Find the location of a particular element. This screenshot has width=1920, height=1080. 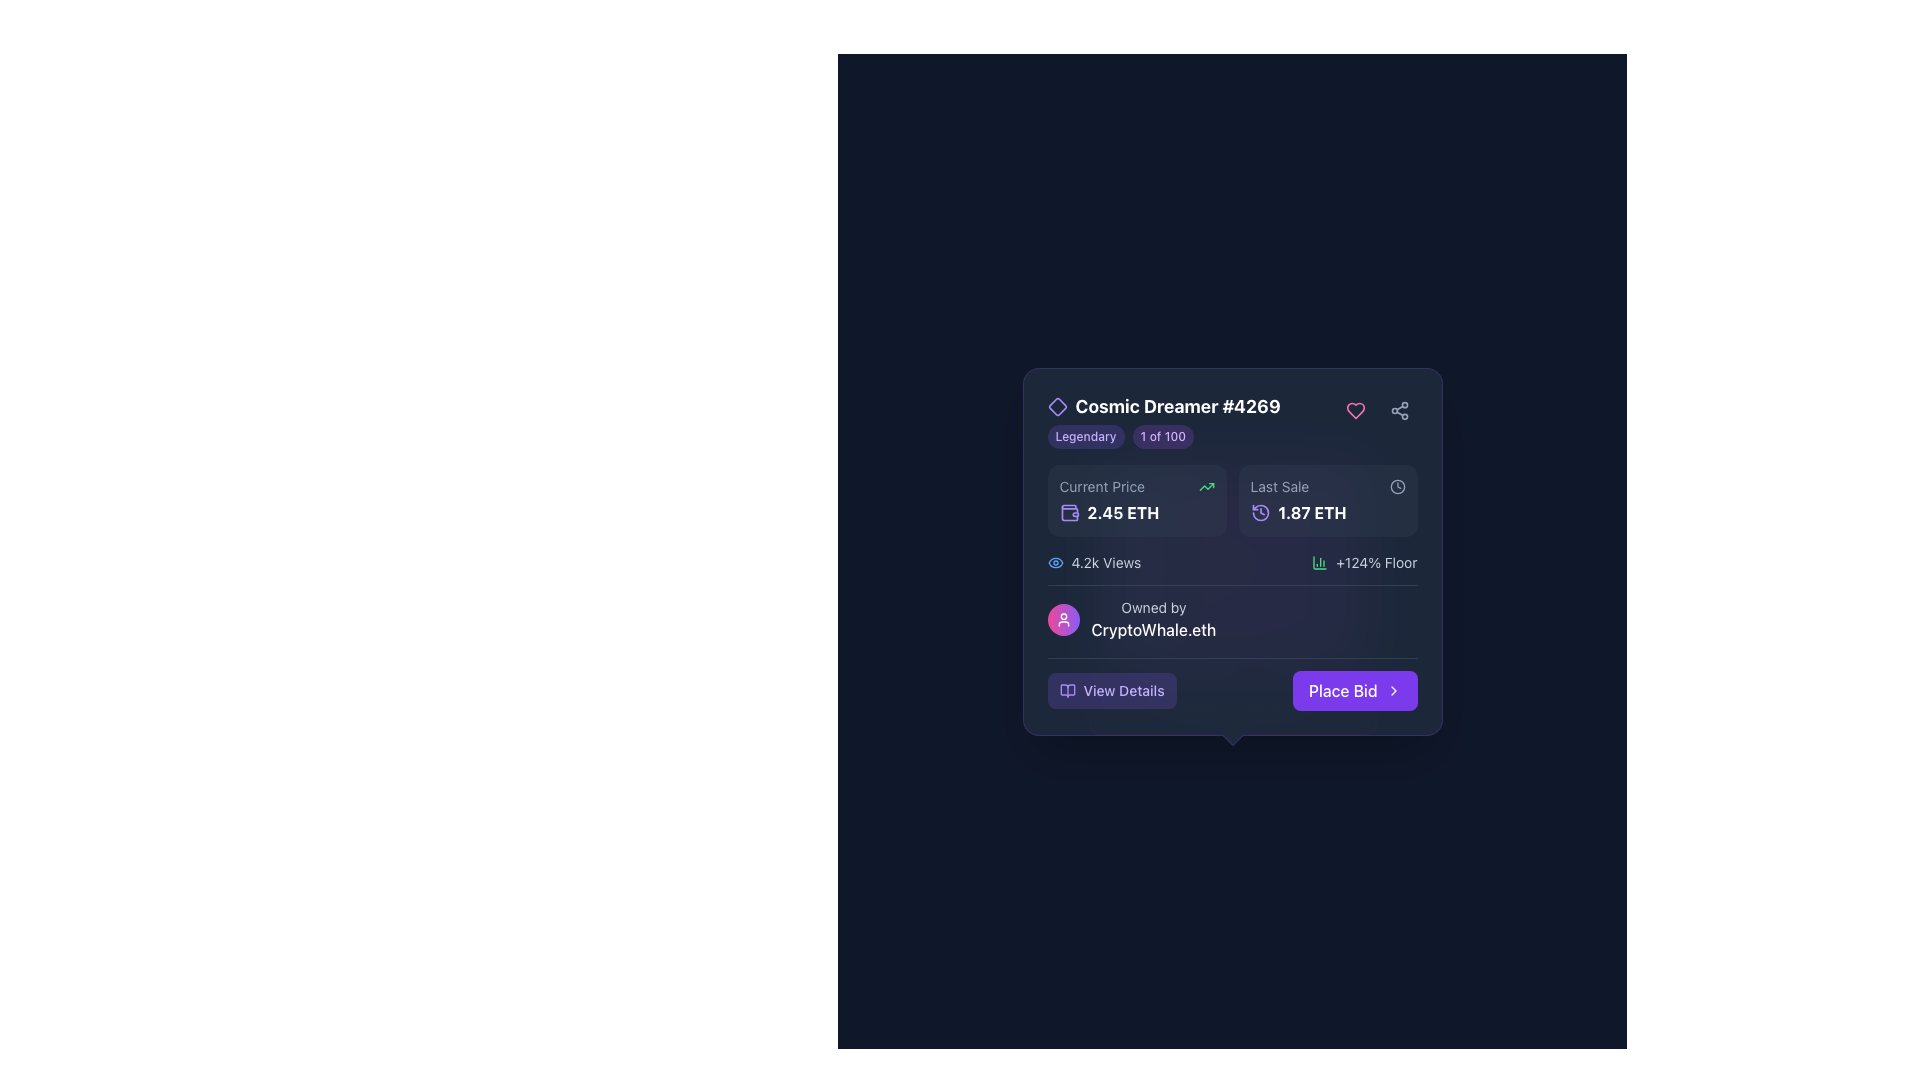

the text label displaying '2.45 ETH', which is styled in bold white font on a dark background, located in the 'Current Price' section to the right of the wallet icon is located at coordinates (1123, 512).